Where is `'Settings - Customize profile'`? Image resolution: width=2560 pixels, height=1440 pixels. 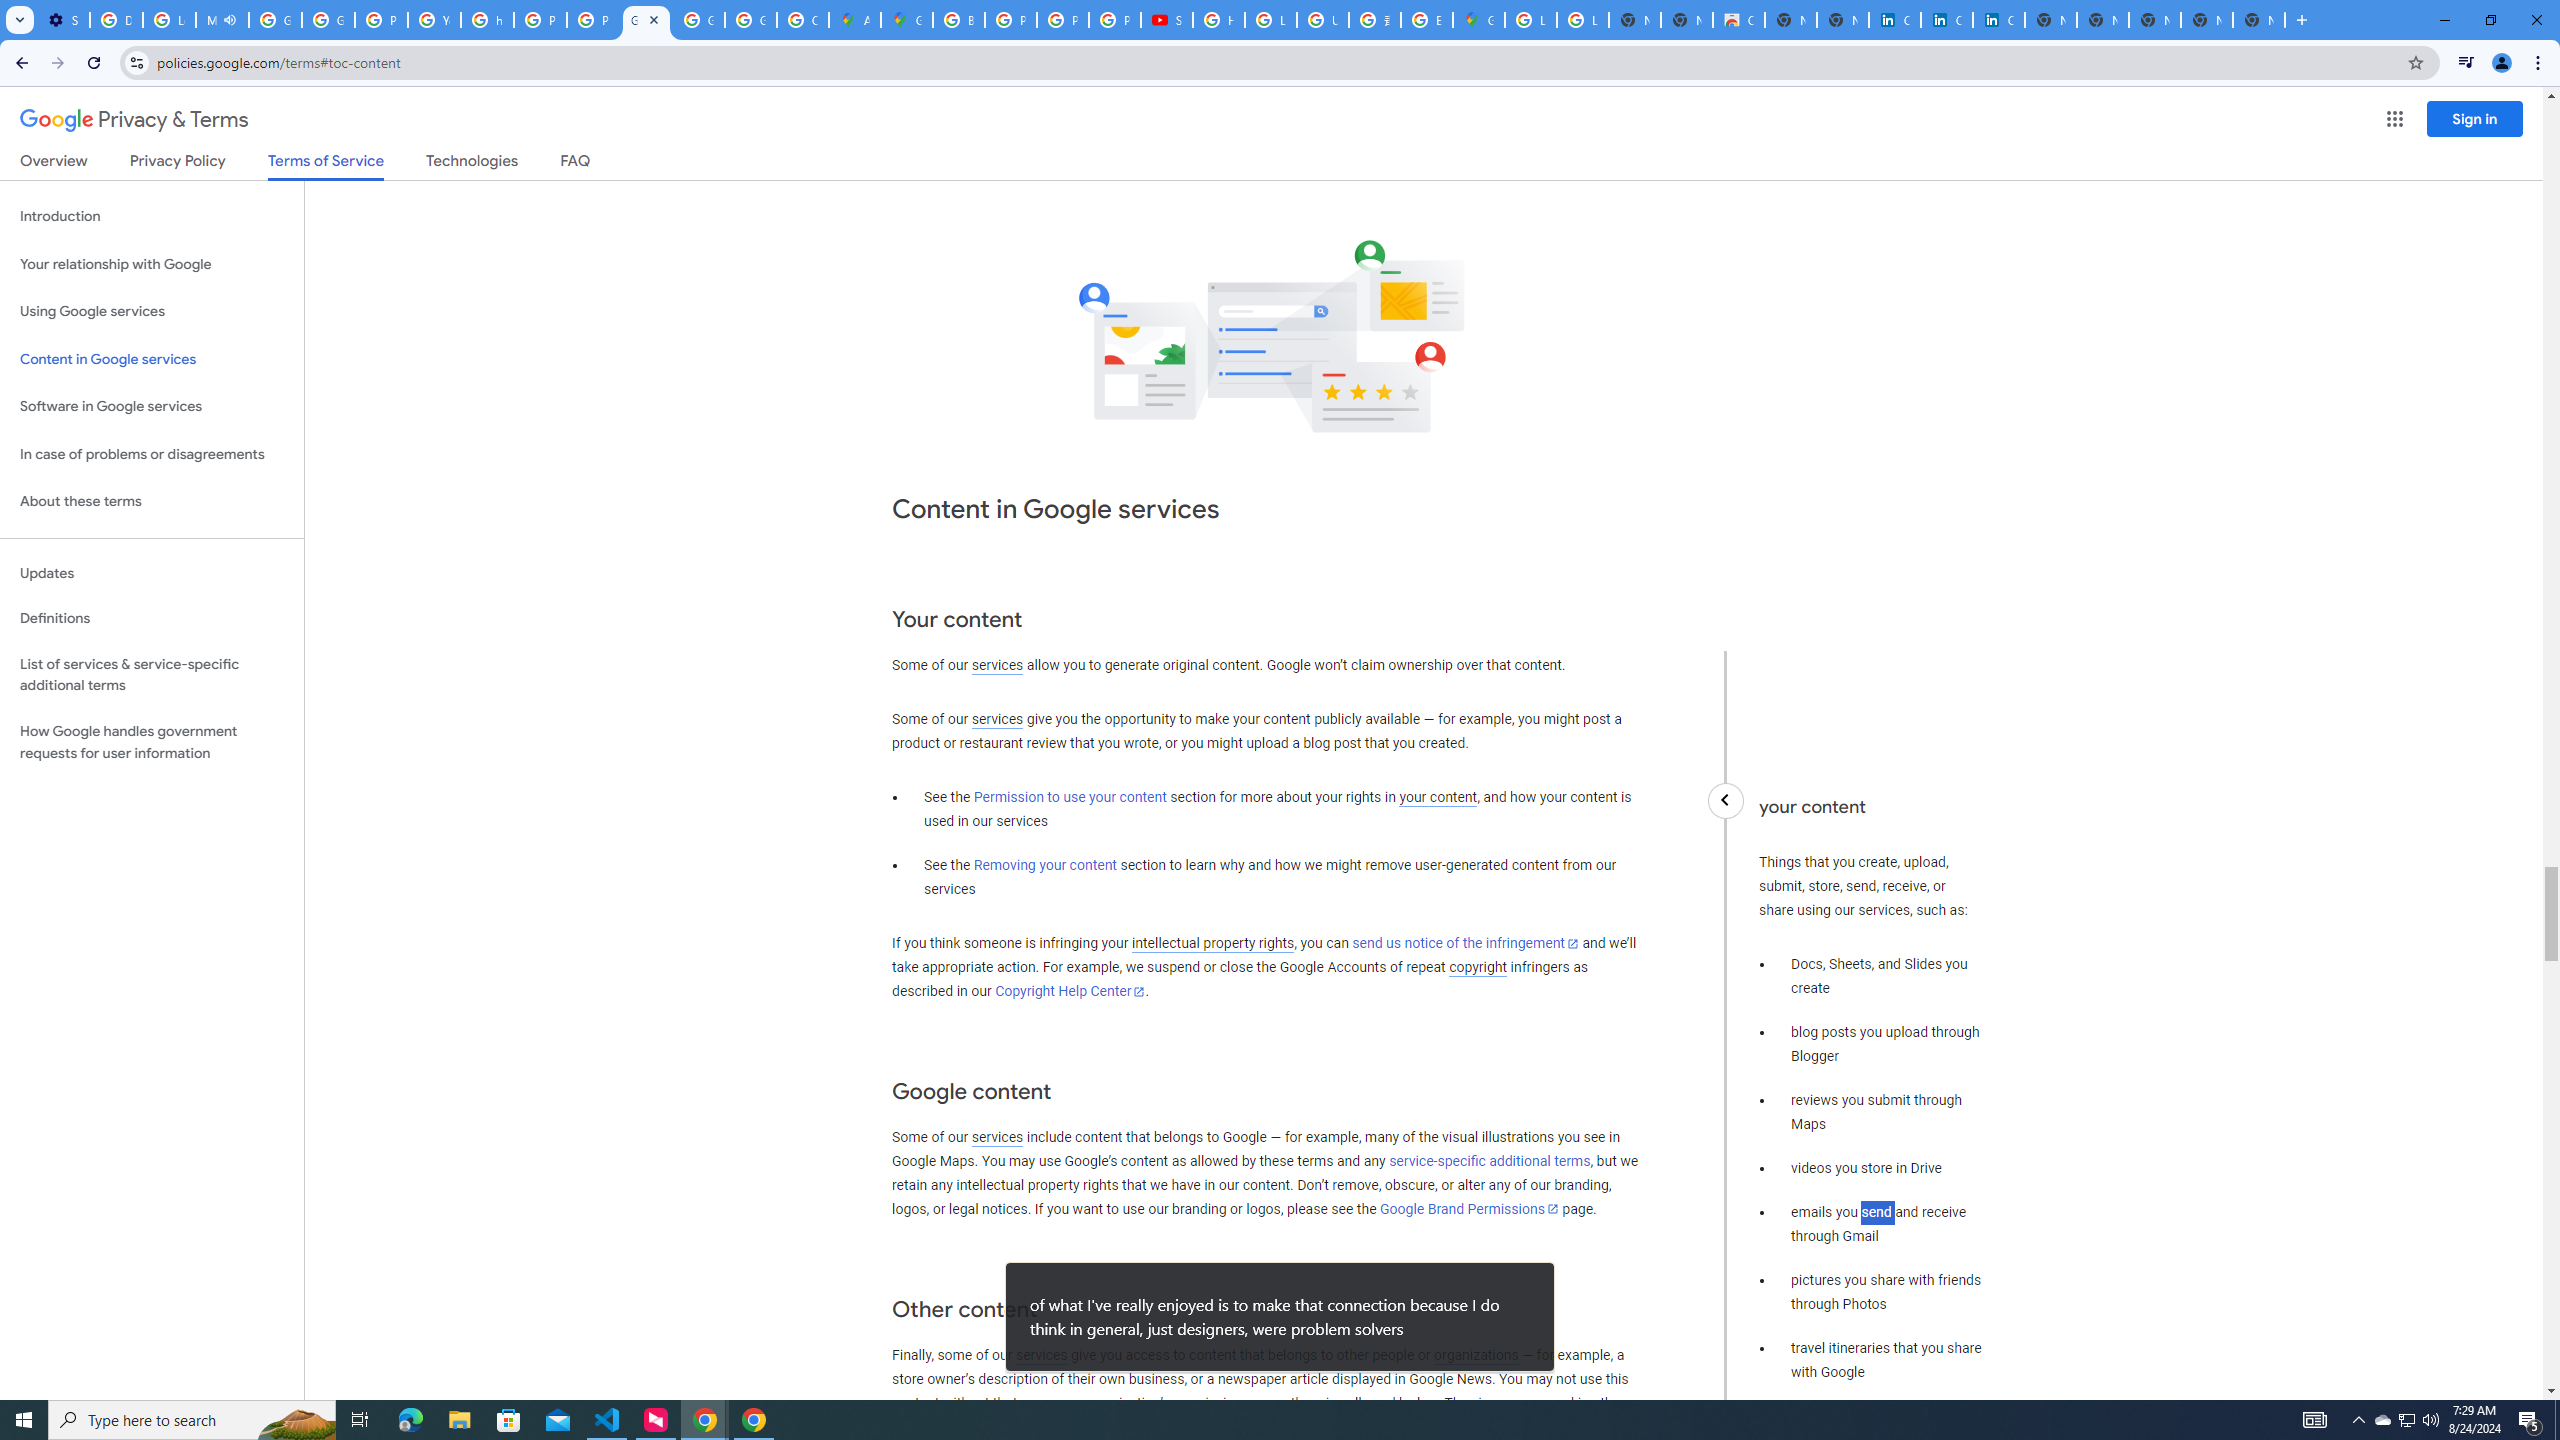
'Settings - Customize profile' is located at coordinates (64, 19).